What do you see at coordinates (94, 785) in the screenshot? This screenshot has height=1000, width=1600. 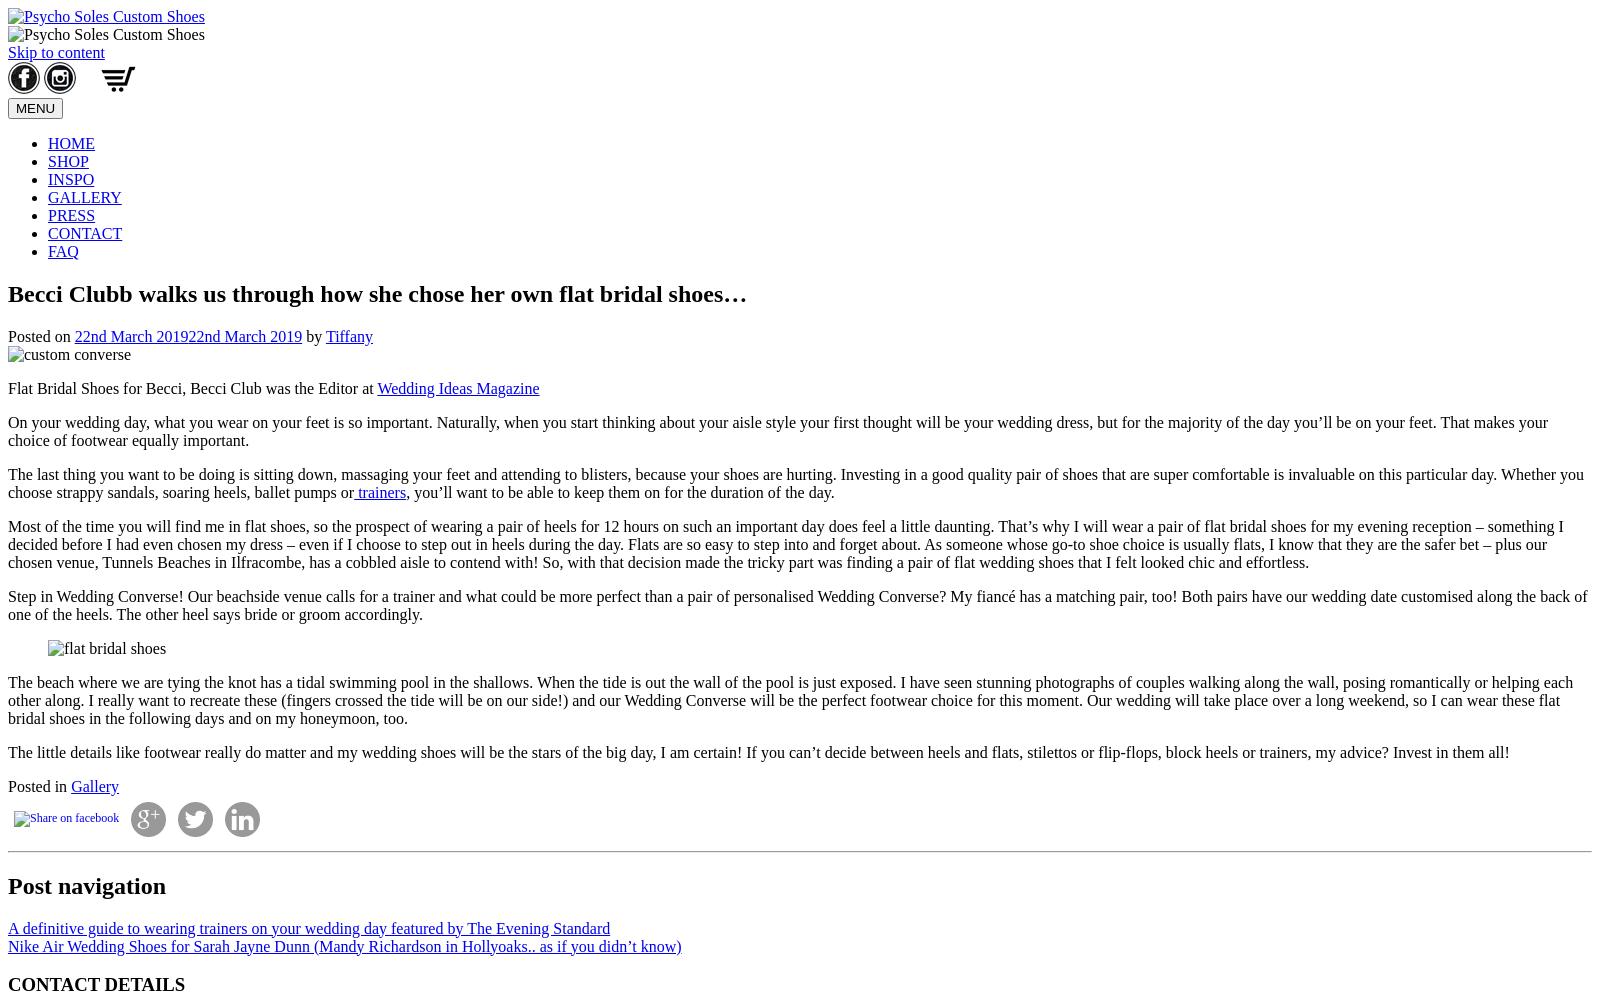 I see `'Gallery'` at bounding box center [94, 785].